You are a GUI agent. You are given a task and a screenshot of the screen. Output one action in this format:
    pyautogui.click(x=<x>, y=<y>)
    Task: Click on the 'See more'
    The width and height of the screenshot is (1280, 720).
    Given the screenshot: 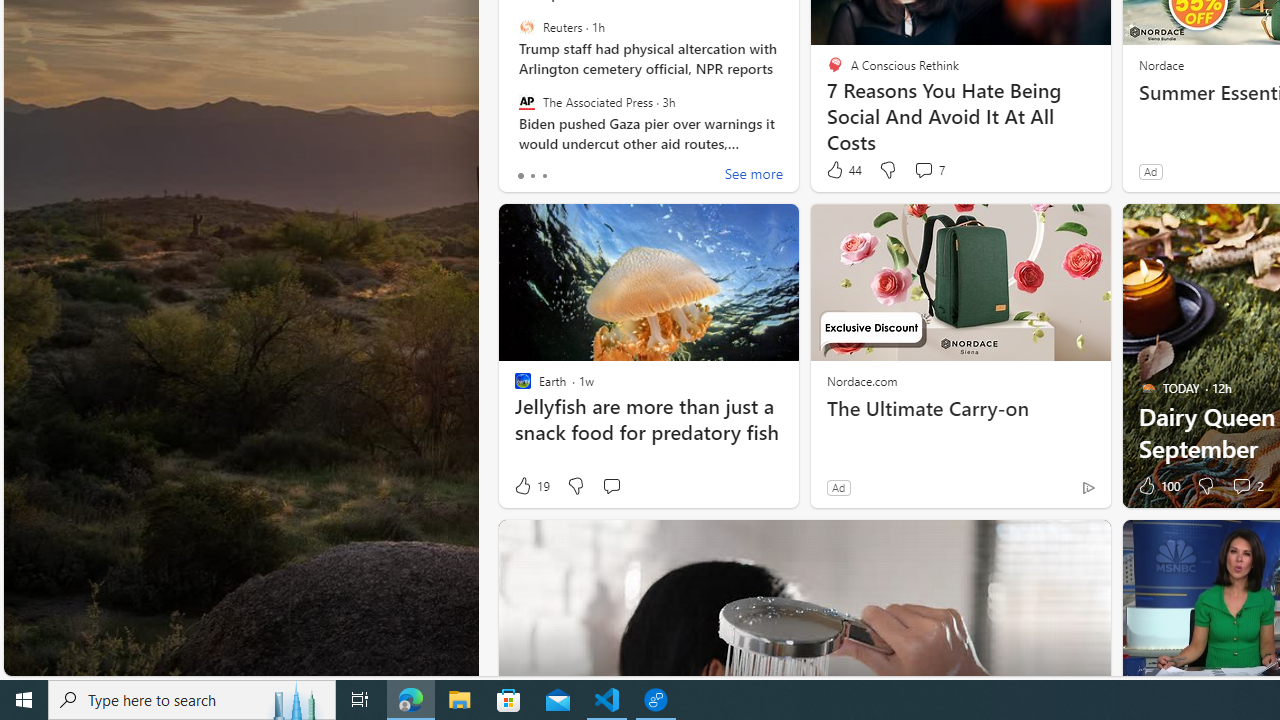 What is the action you would take?
    pyautogui.click(x=752, y=175)
    